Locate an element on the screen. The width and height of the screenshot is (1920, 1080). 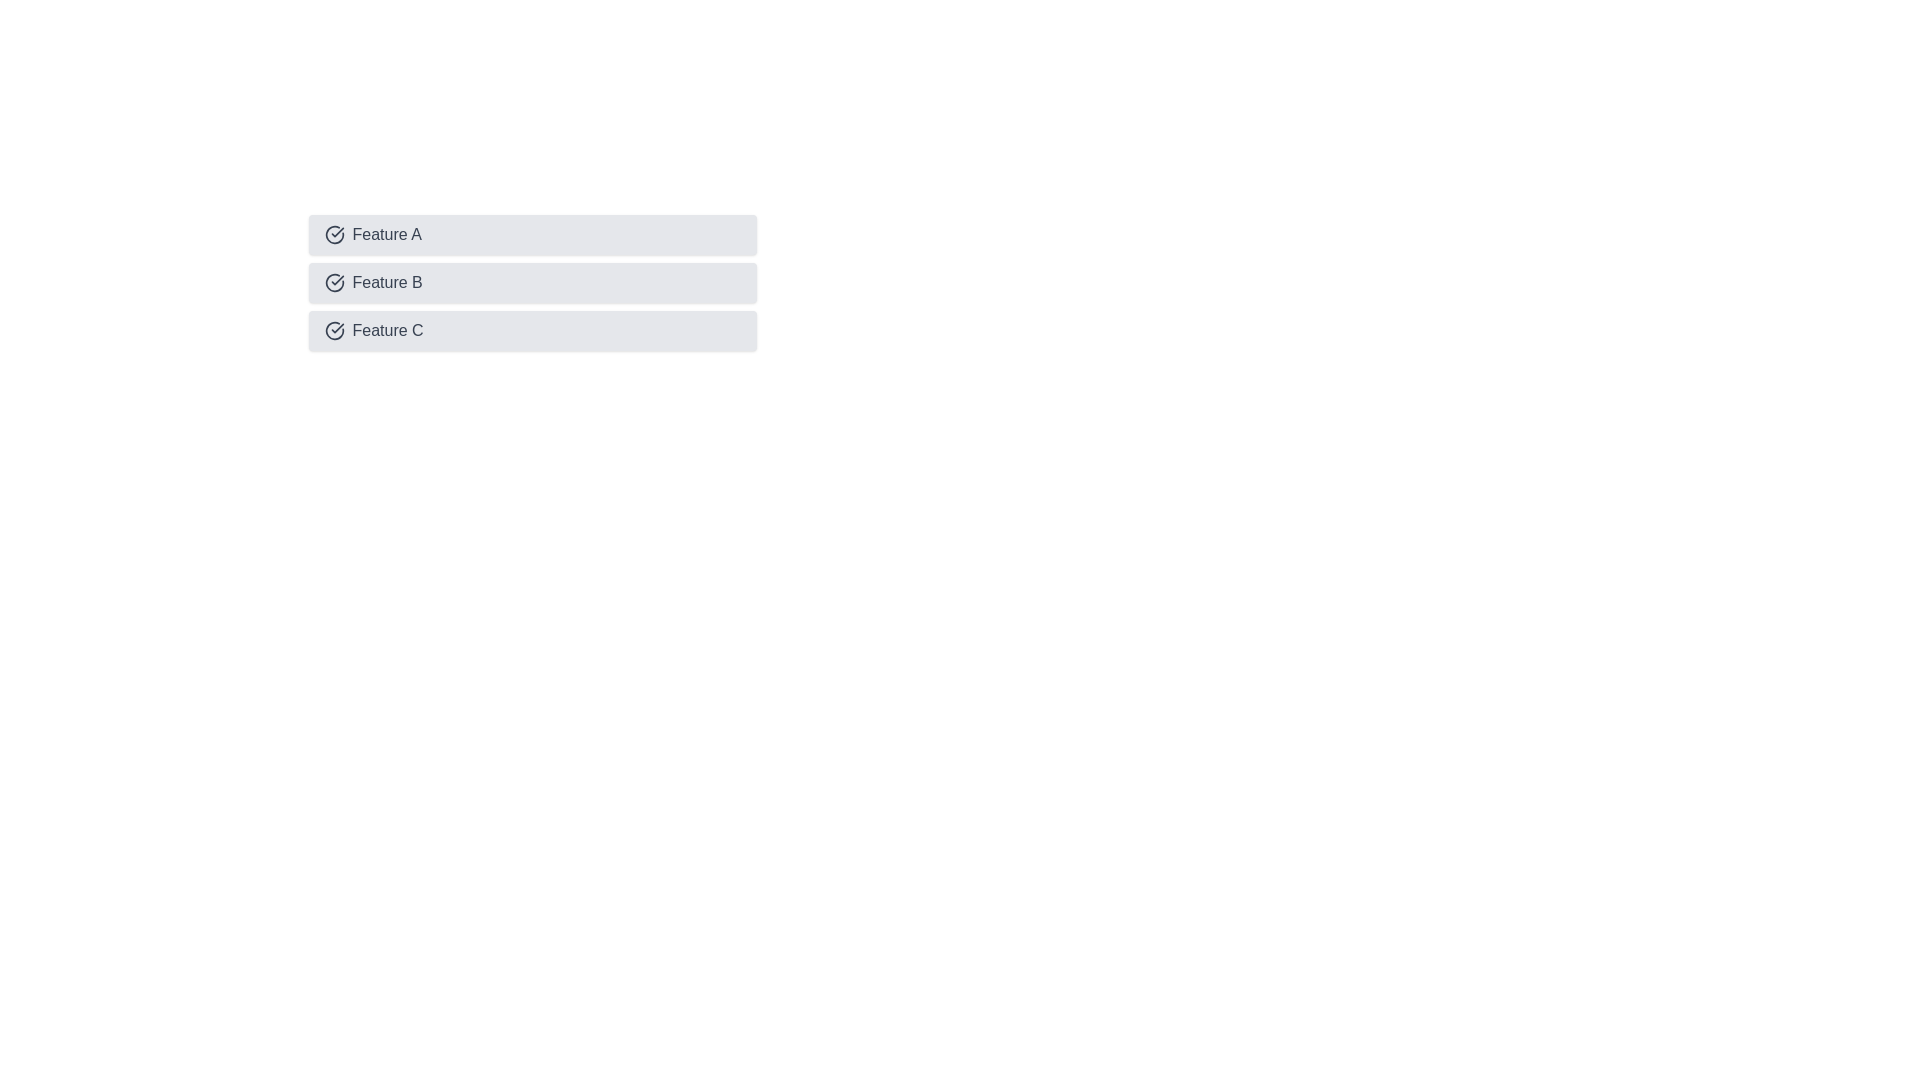
the chip labeled Feature C is located at coordinates (532, 330).